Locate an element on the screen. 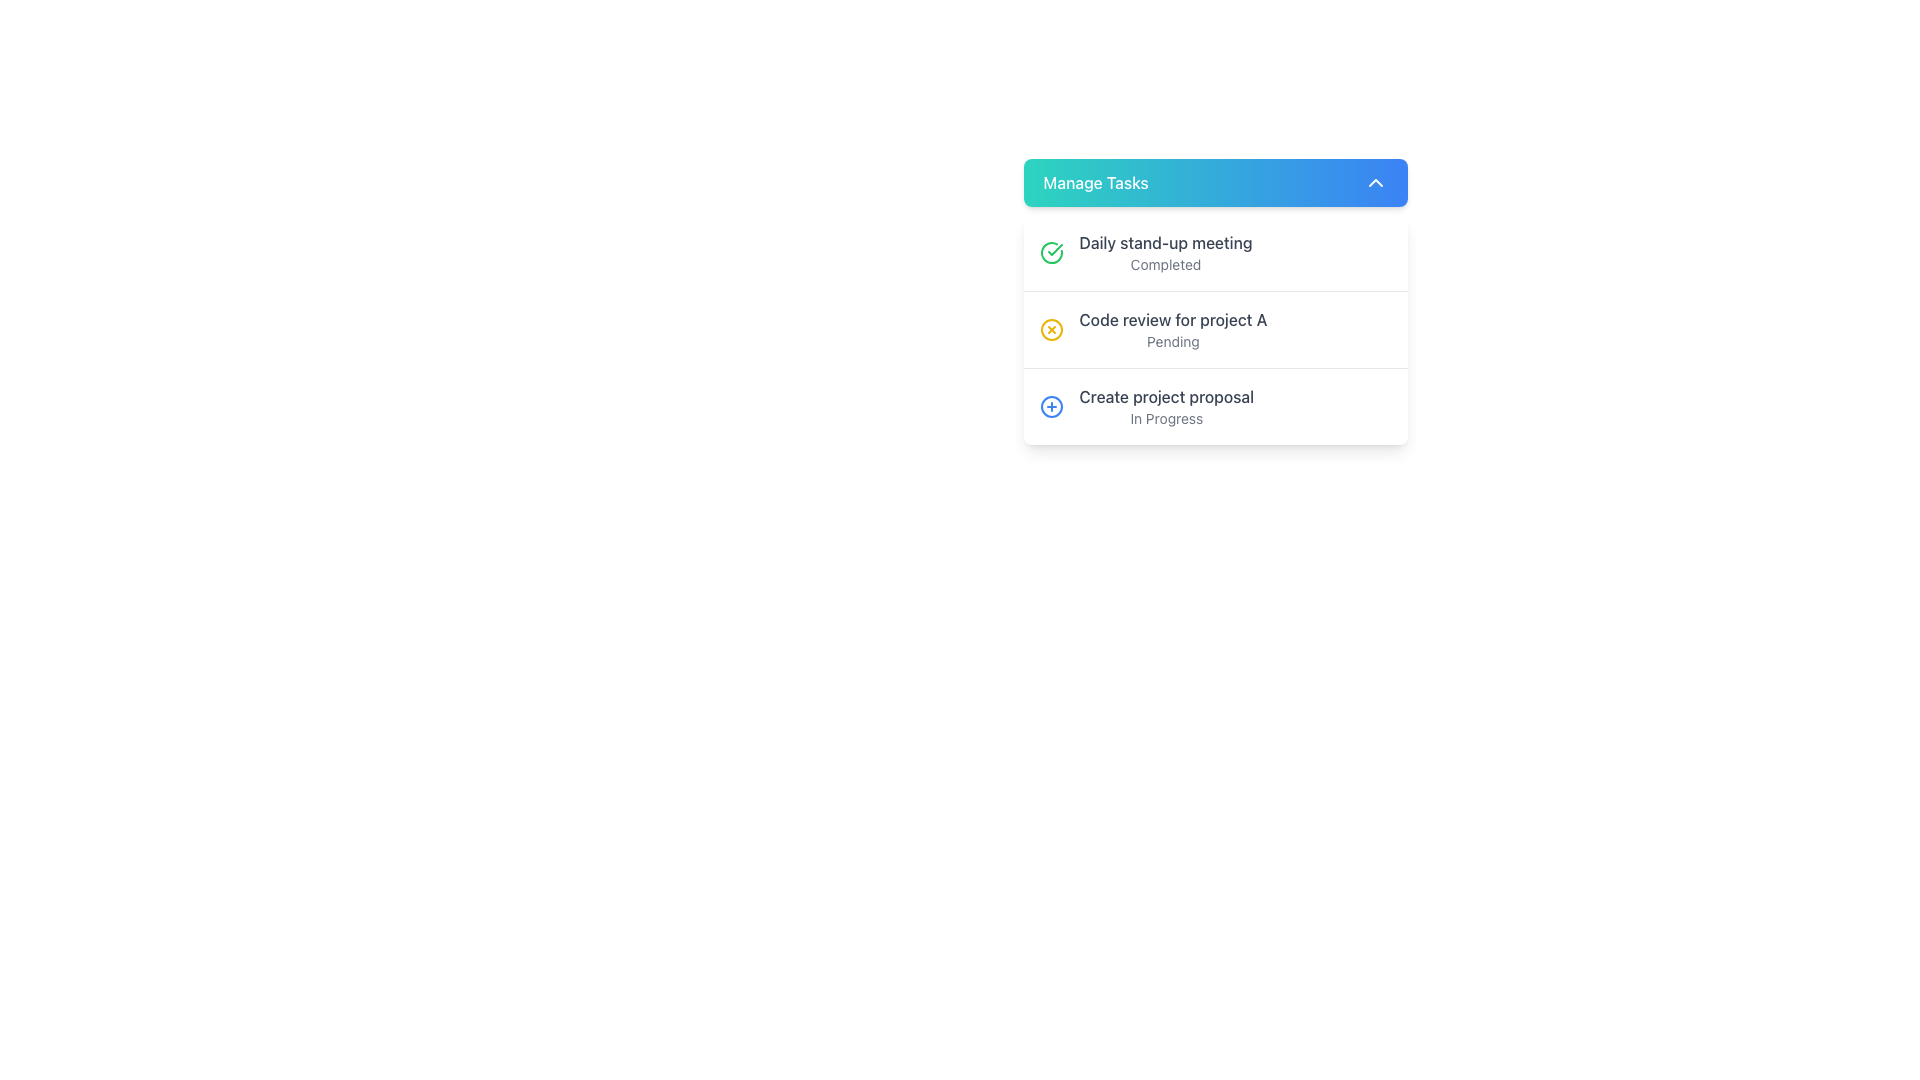  status text label indicating the completion status of the 'Daily stand-up meeting' task, which is located beneath the title in the first task card under the 'Manage Tasks' heading is located at coordinates (1166, 264).